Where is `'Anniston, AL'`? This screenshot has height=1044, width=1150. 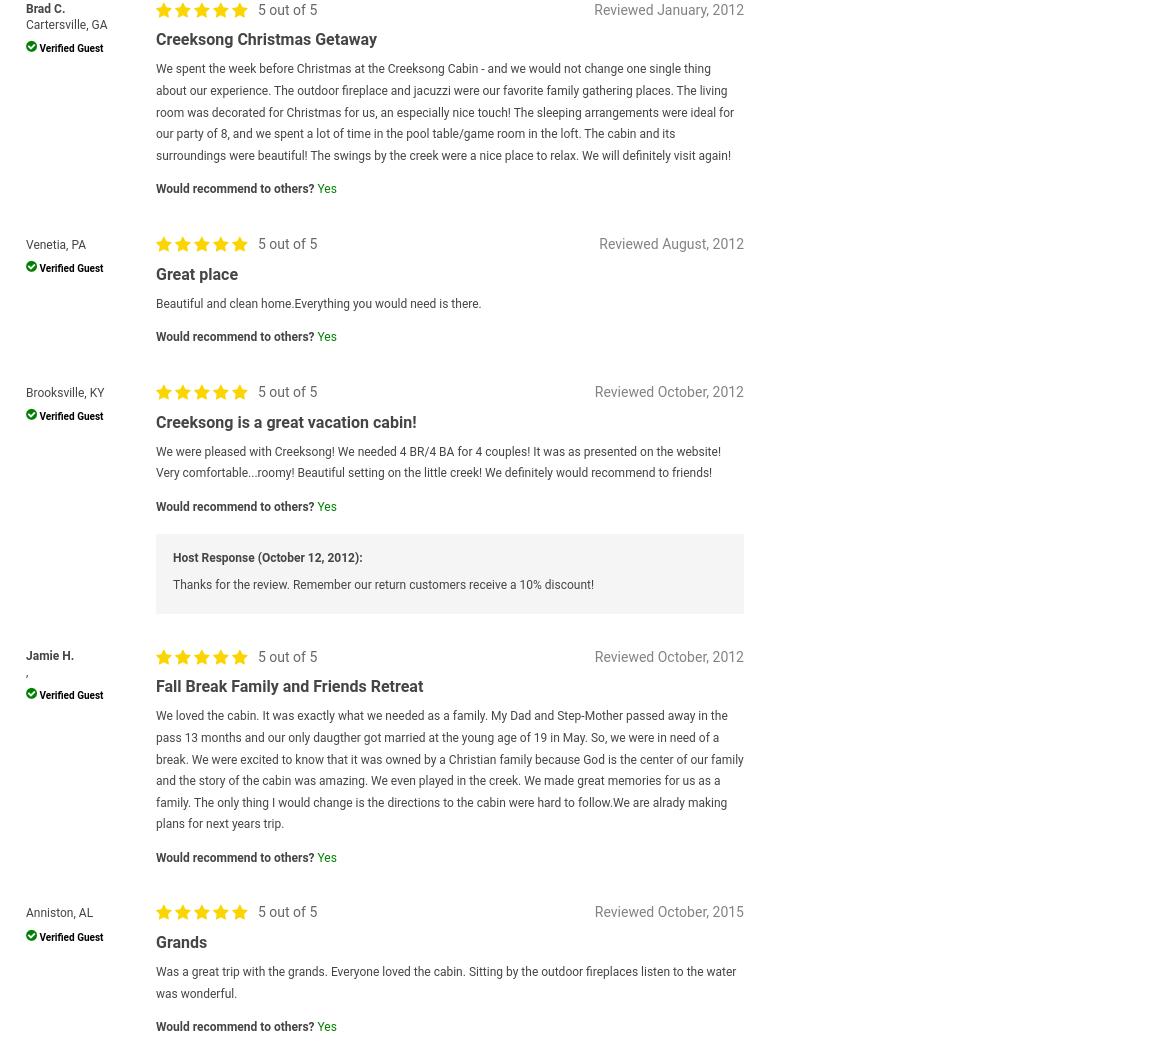 'Anniston, AL' is located at coordinates (58, 912).